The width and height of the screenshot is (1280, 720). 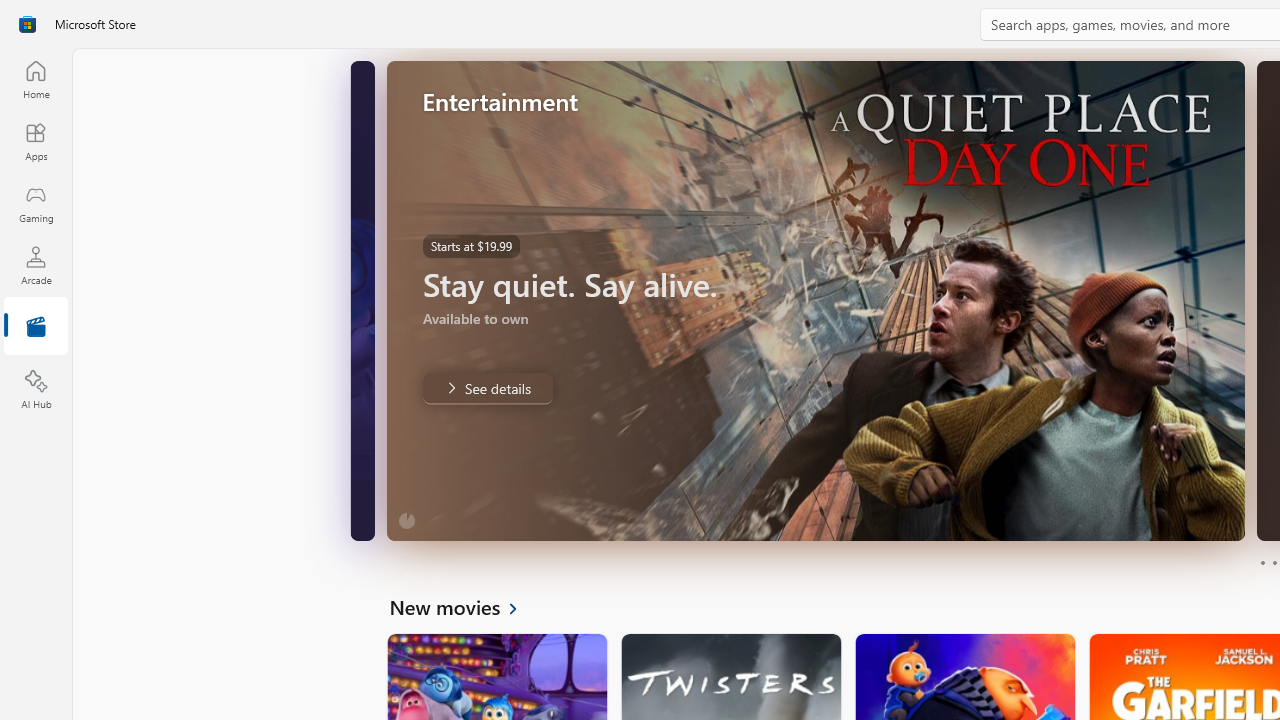 What do you see at coordinates (35, 390) in the screenshot?
I see `'AI Hub'` at bounding box center [35, 390].